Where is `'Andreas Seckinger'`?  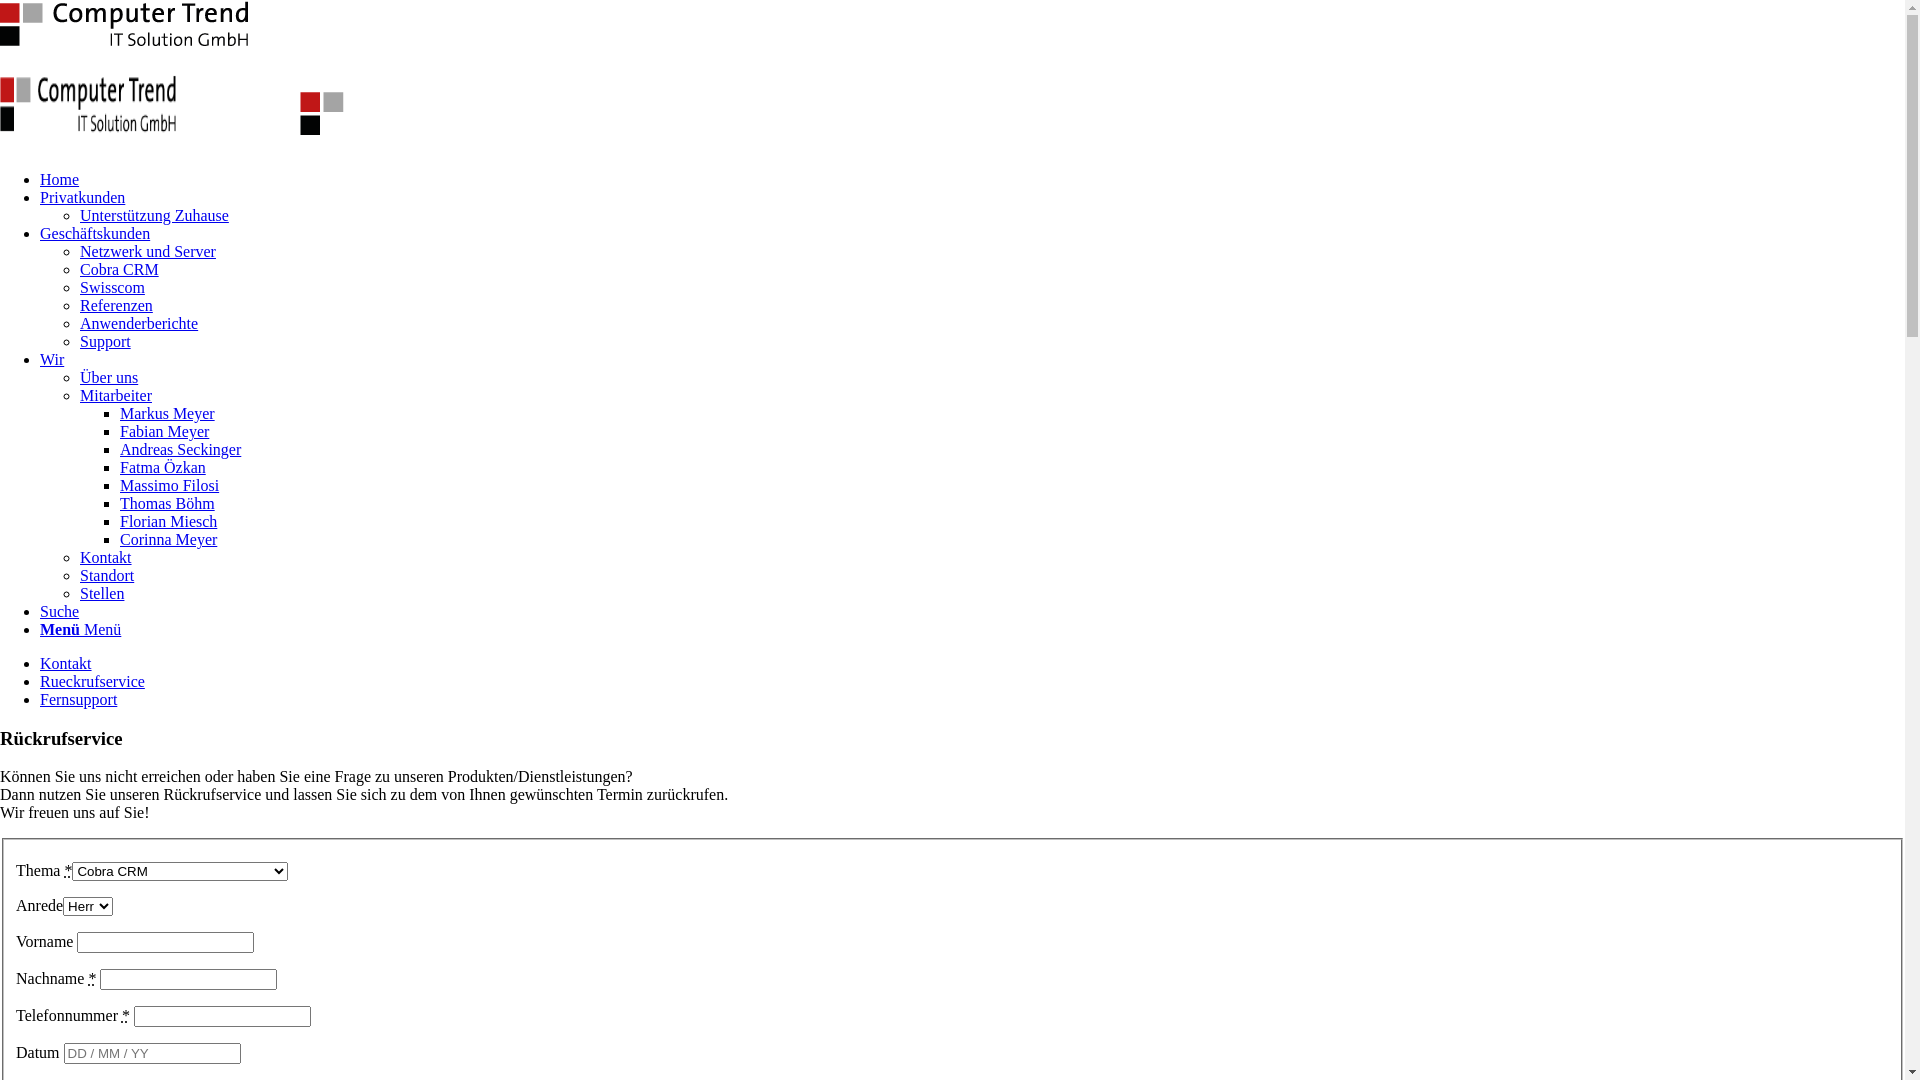
'Andreas Seckinger' is located at coordinates (180, 448).